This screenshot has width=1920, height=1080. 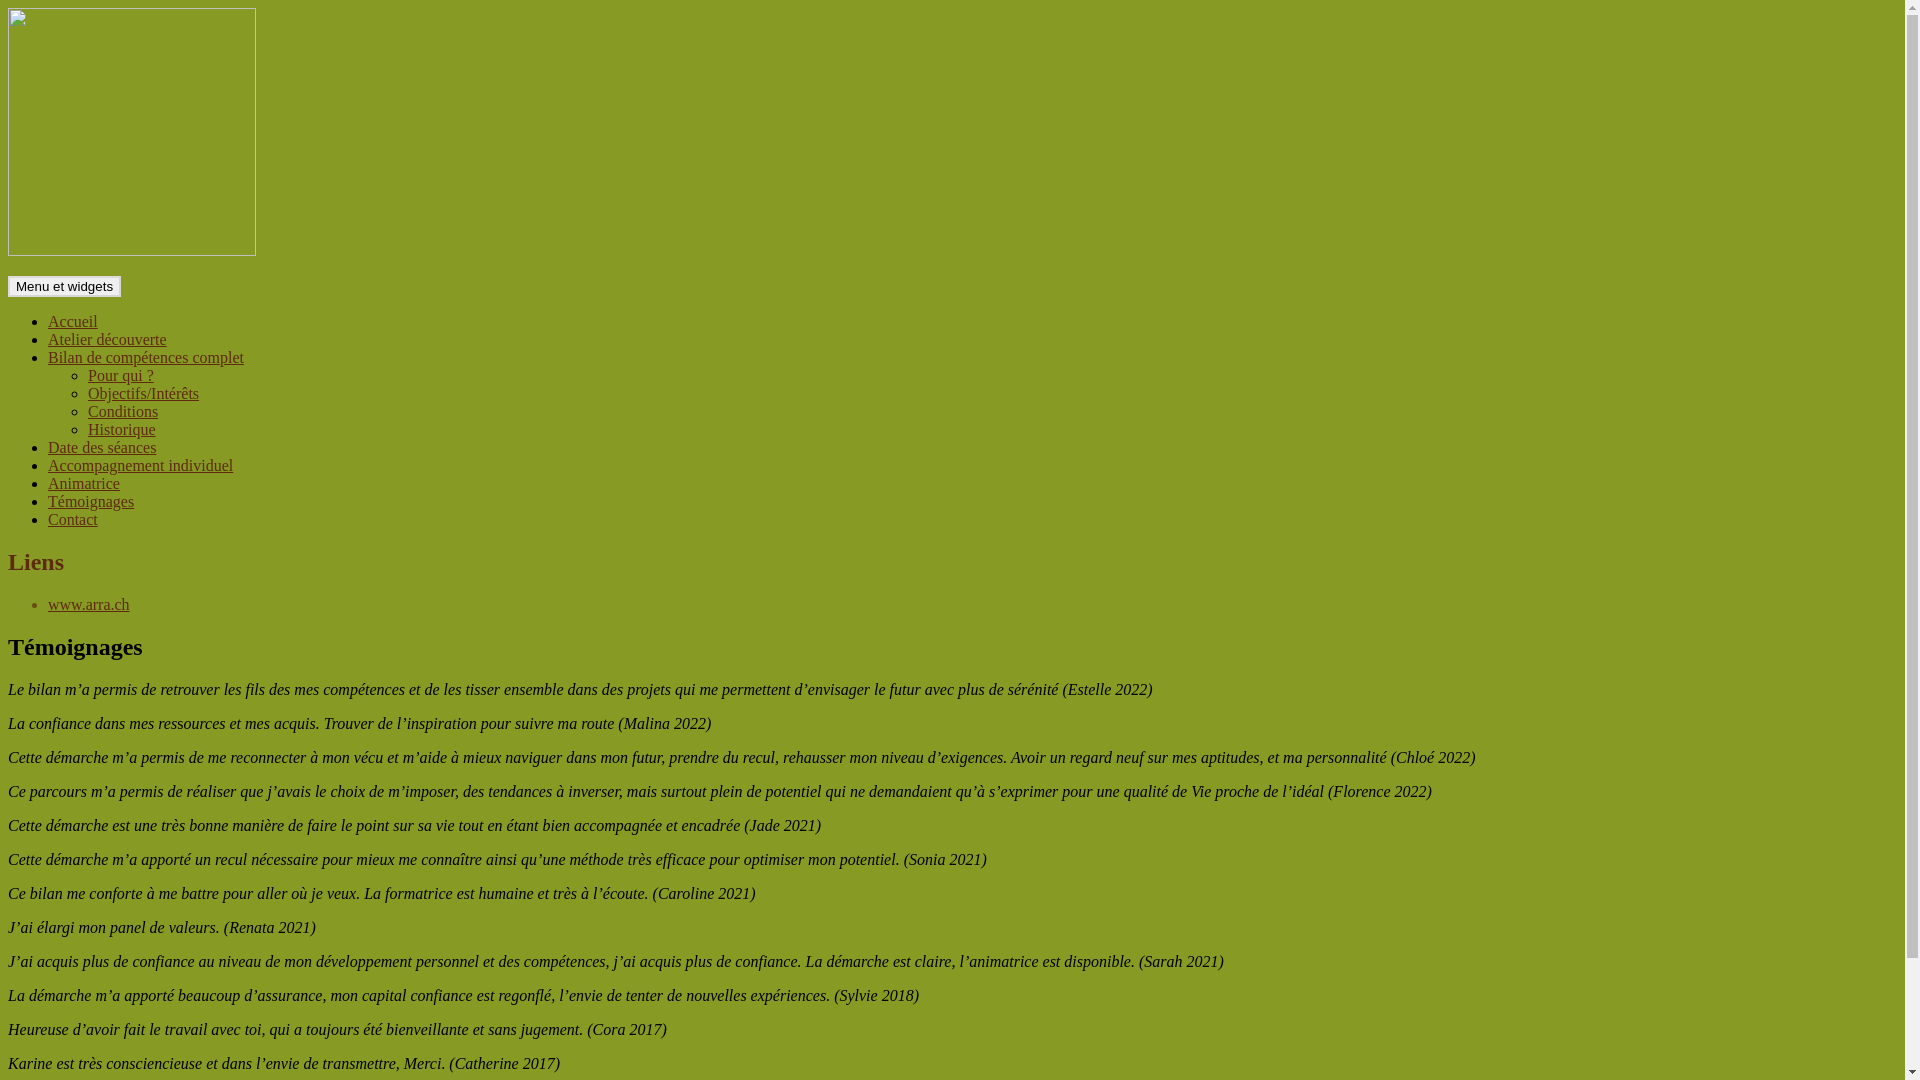 What do you see at coordinates (48, 320) in the screenshot?
I see `'Accueil'` at bounding box center [48, 320].